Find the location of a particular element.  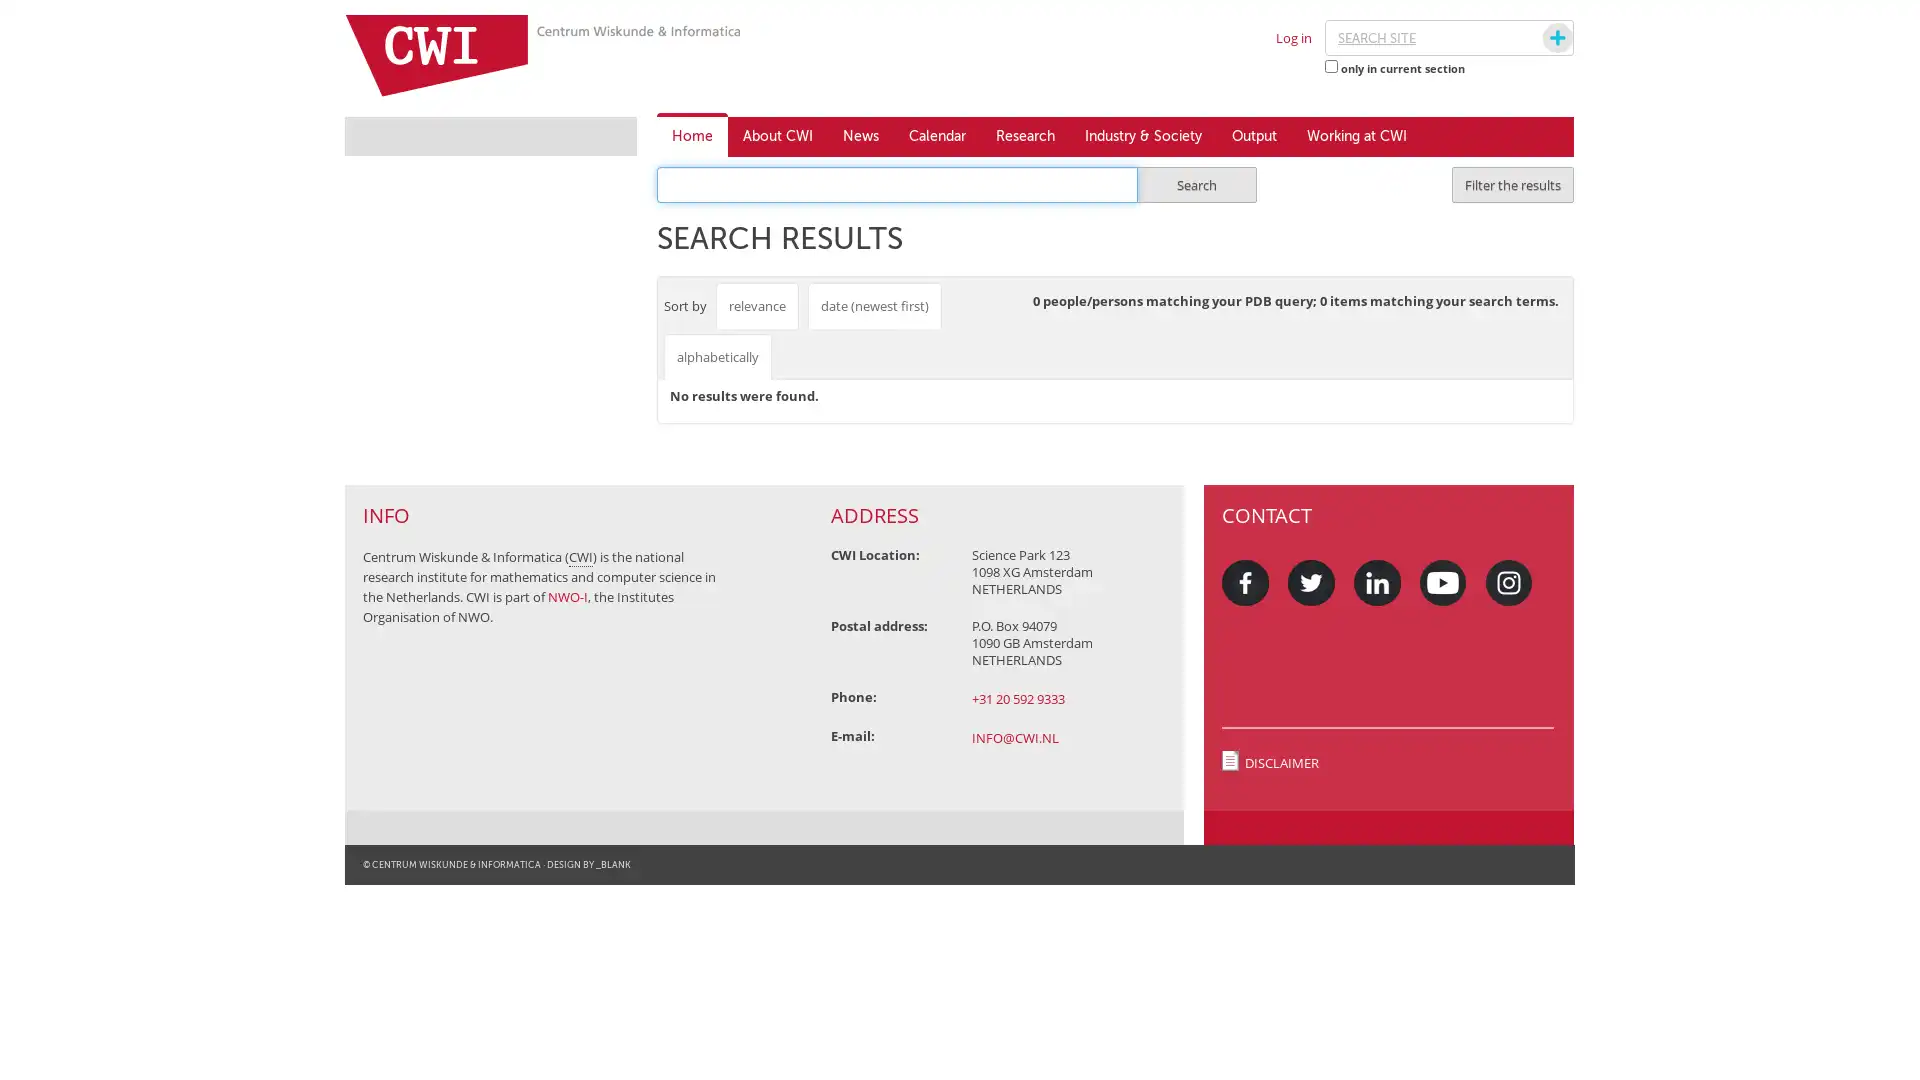

Filter the results is located at coordinates (1512, 185).